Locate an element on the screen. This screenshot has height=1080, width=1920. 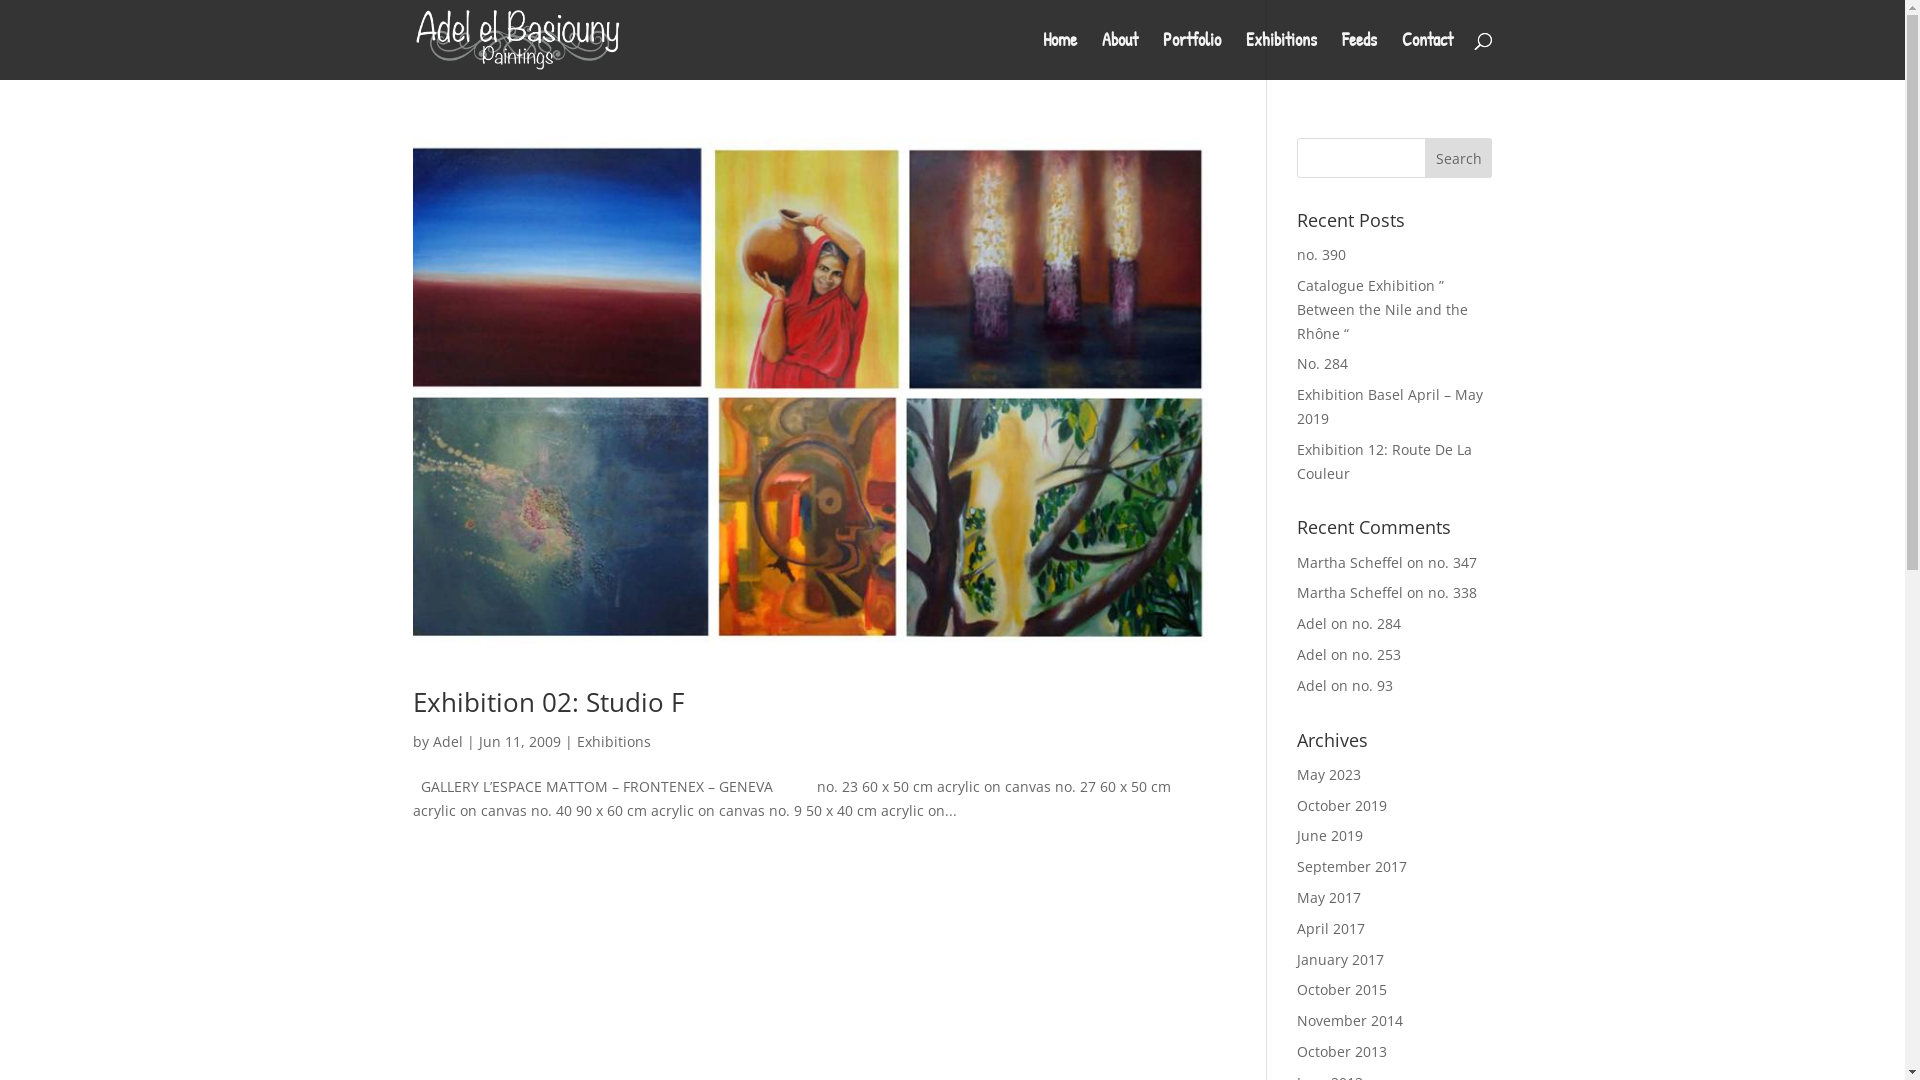
'May 2017' is located at coordinates (1329, 896).